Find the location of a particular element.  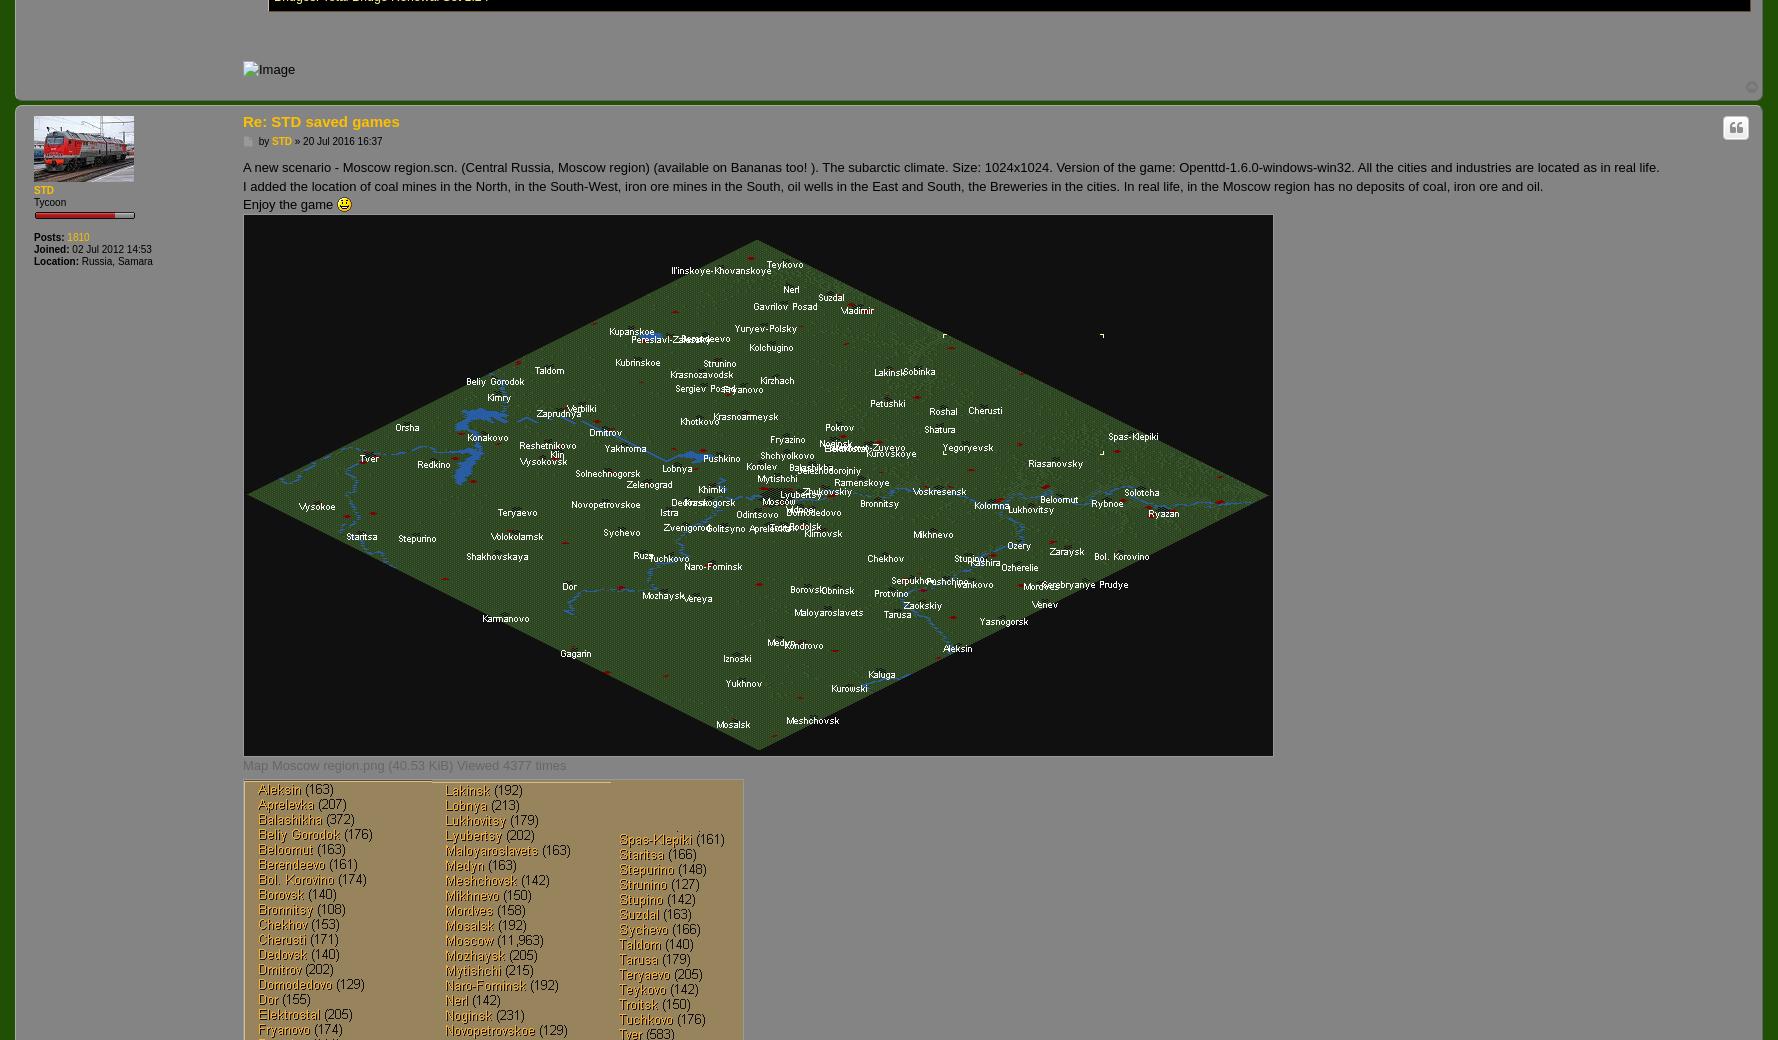

'Tycoon' is located at coordinates (49, 202).